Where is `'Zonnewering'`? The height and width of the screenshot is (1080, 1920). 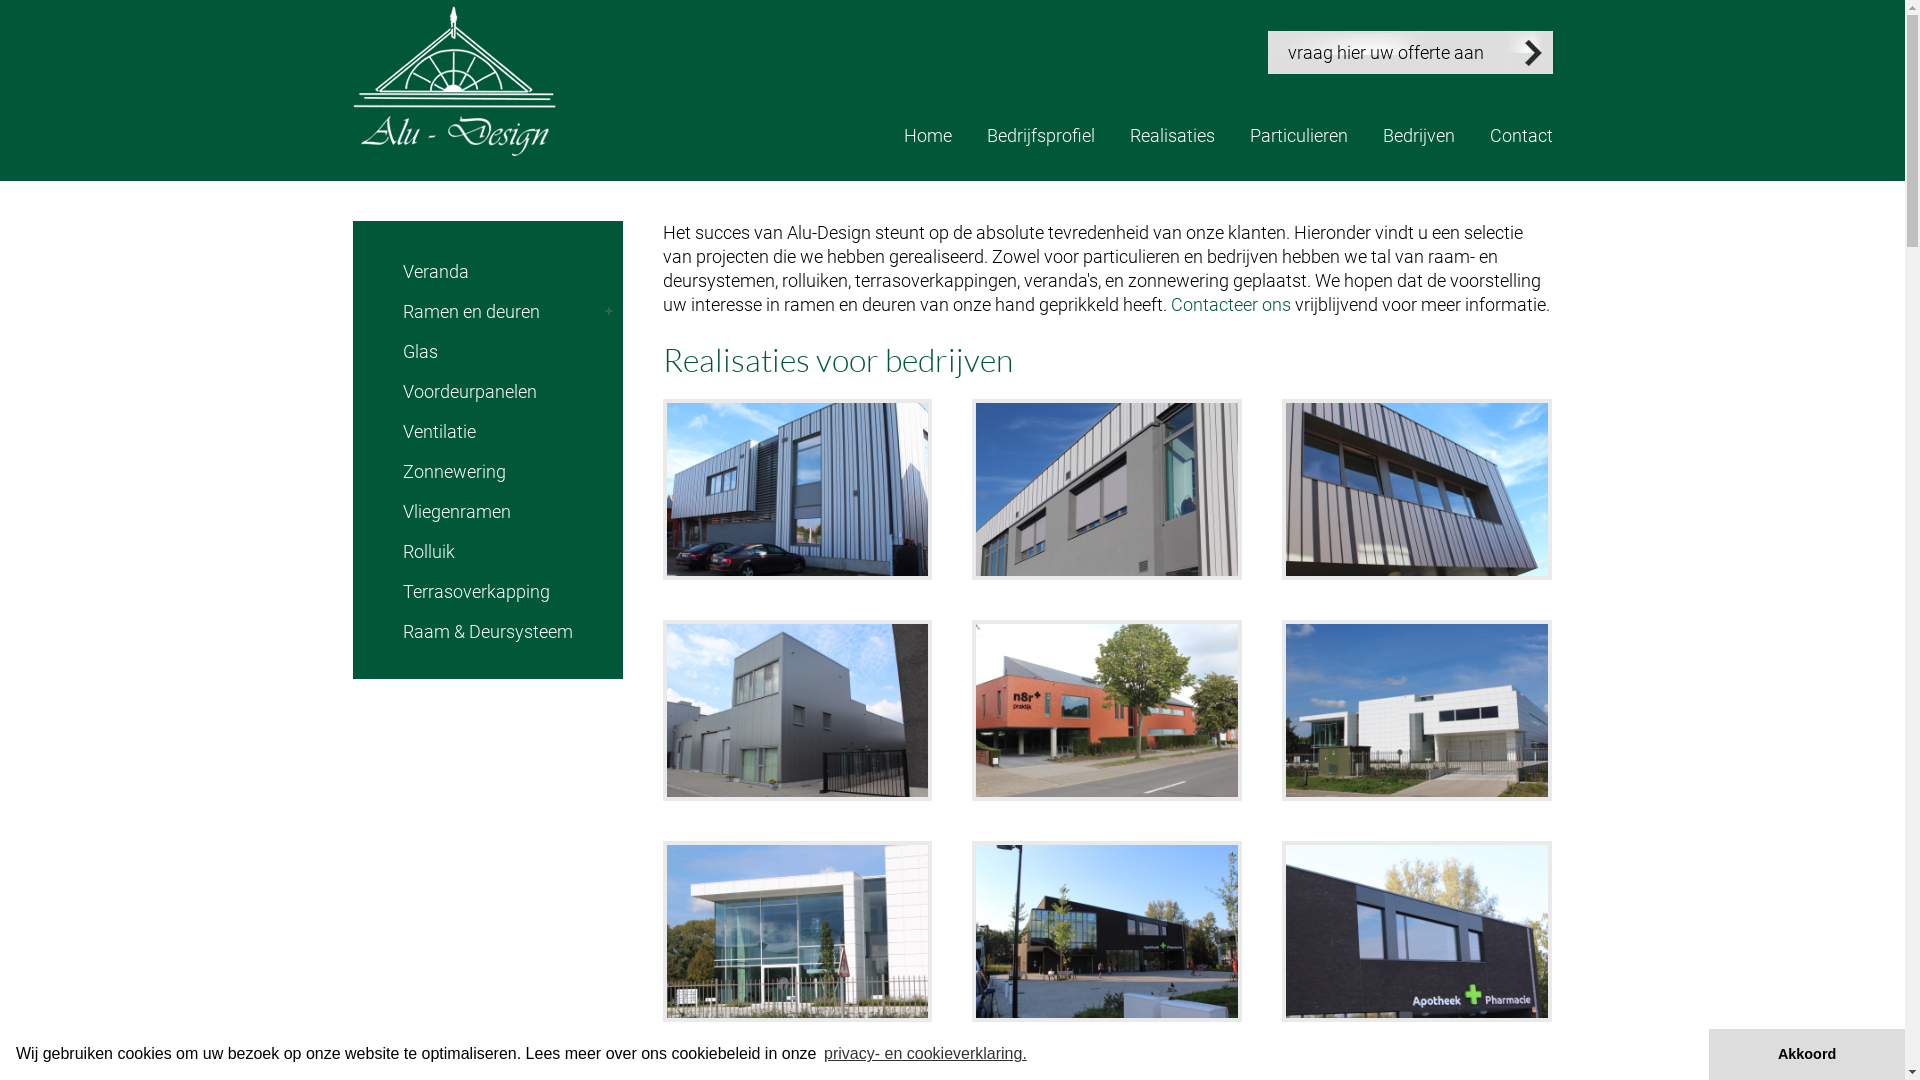 'Zonnewering' is located at coordinates (486, 470).